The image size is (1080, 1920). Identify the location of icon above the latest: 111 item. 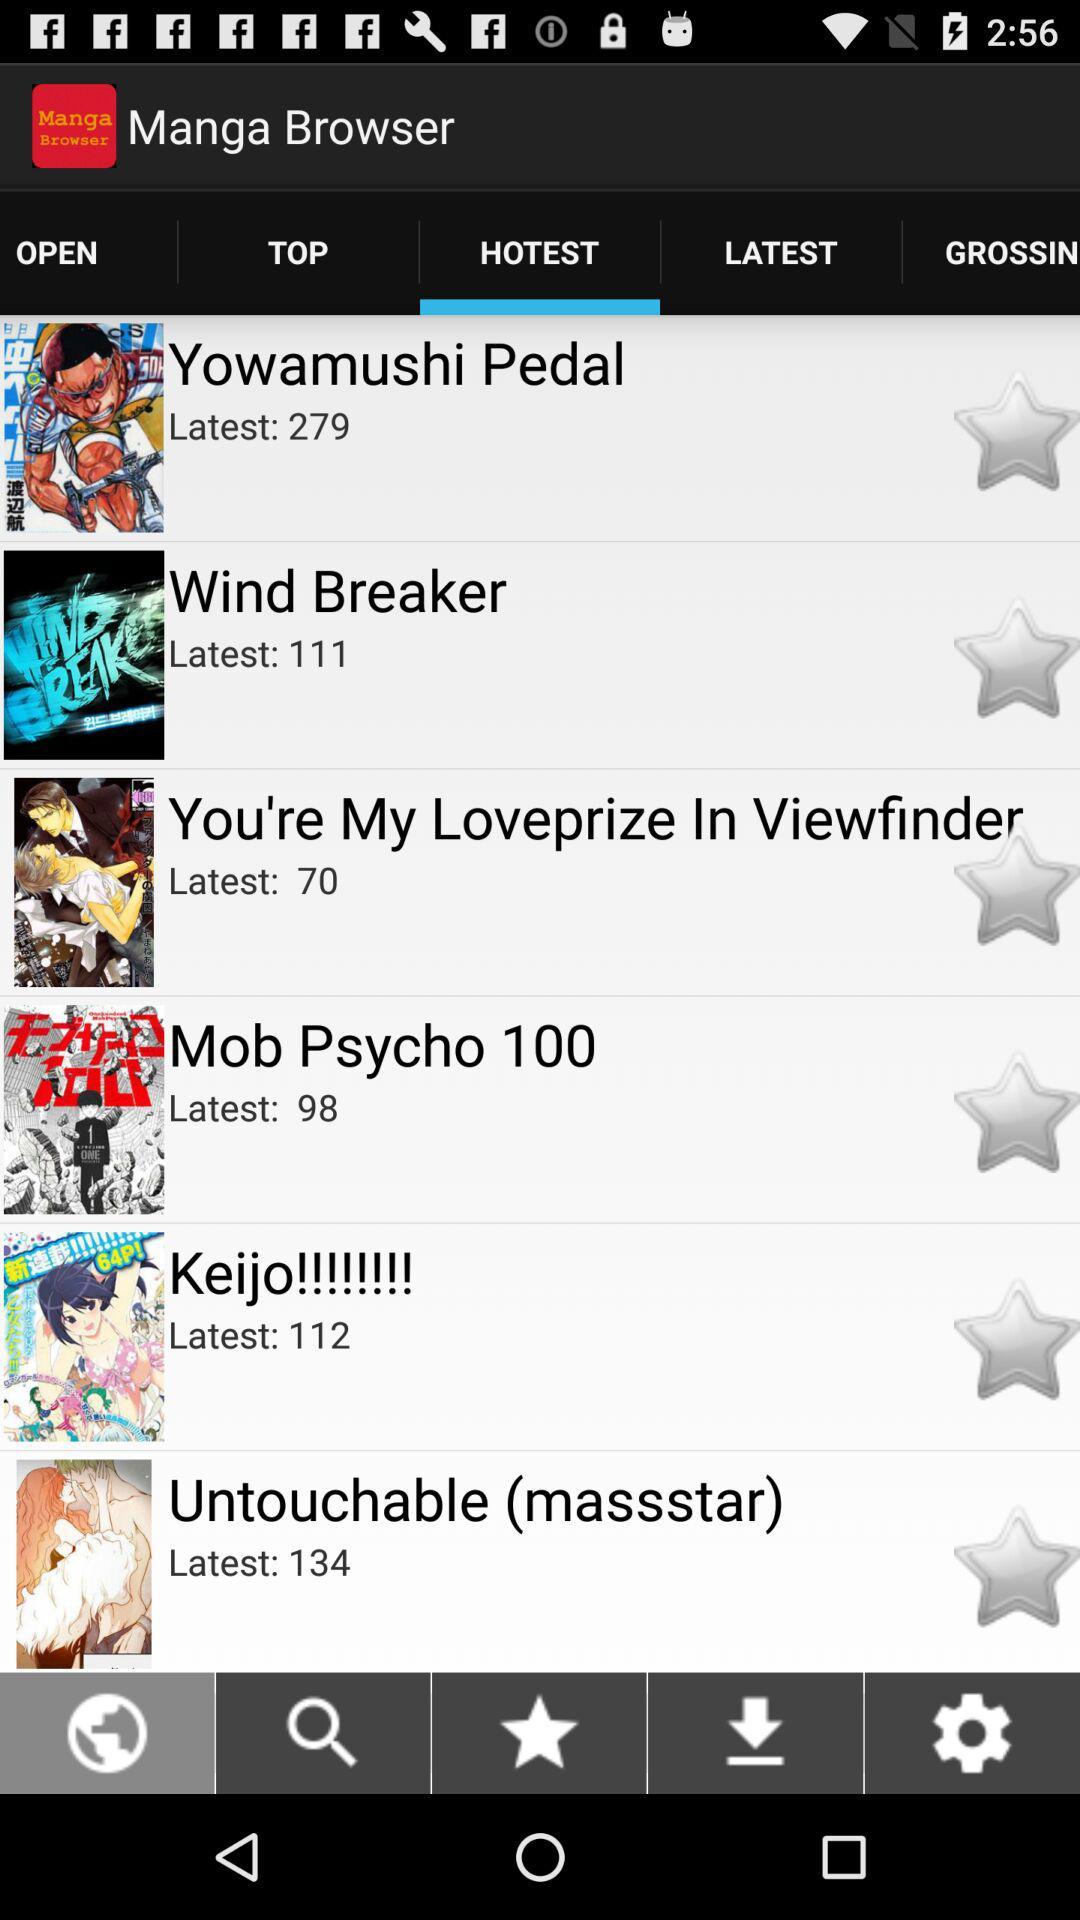
(623, 588).